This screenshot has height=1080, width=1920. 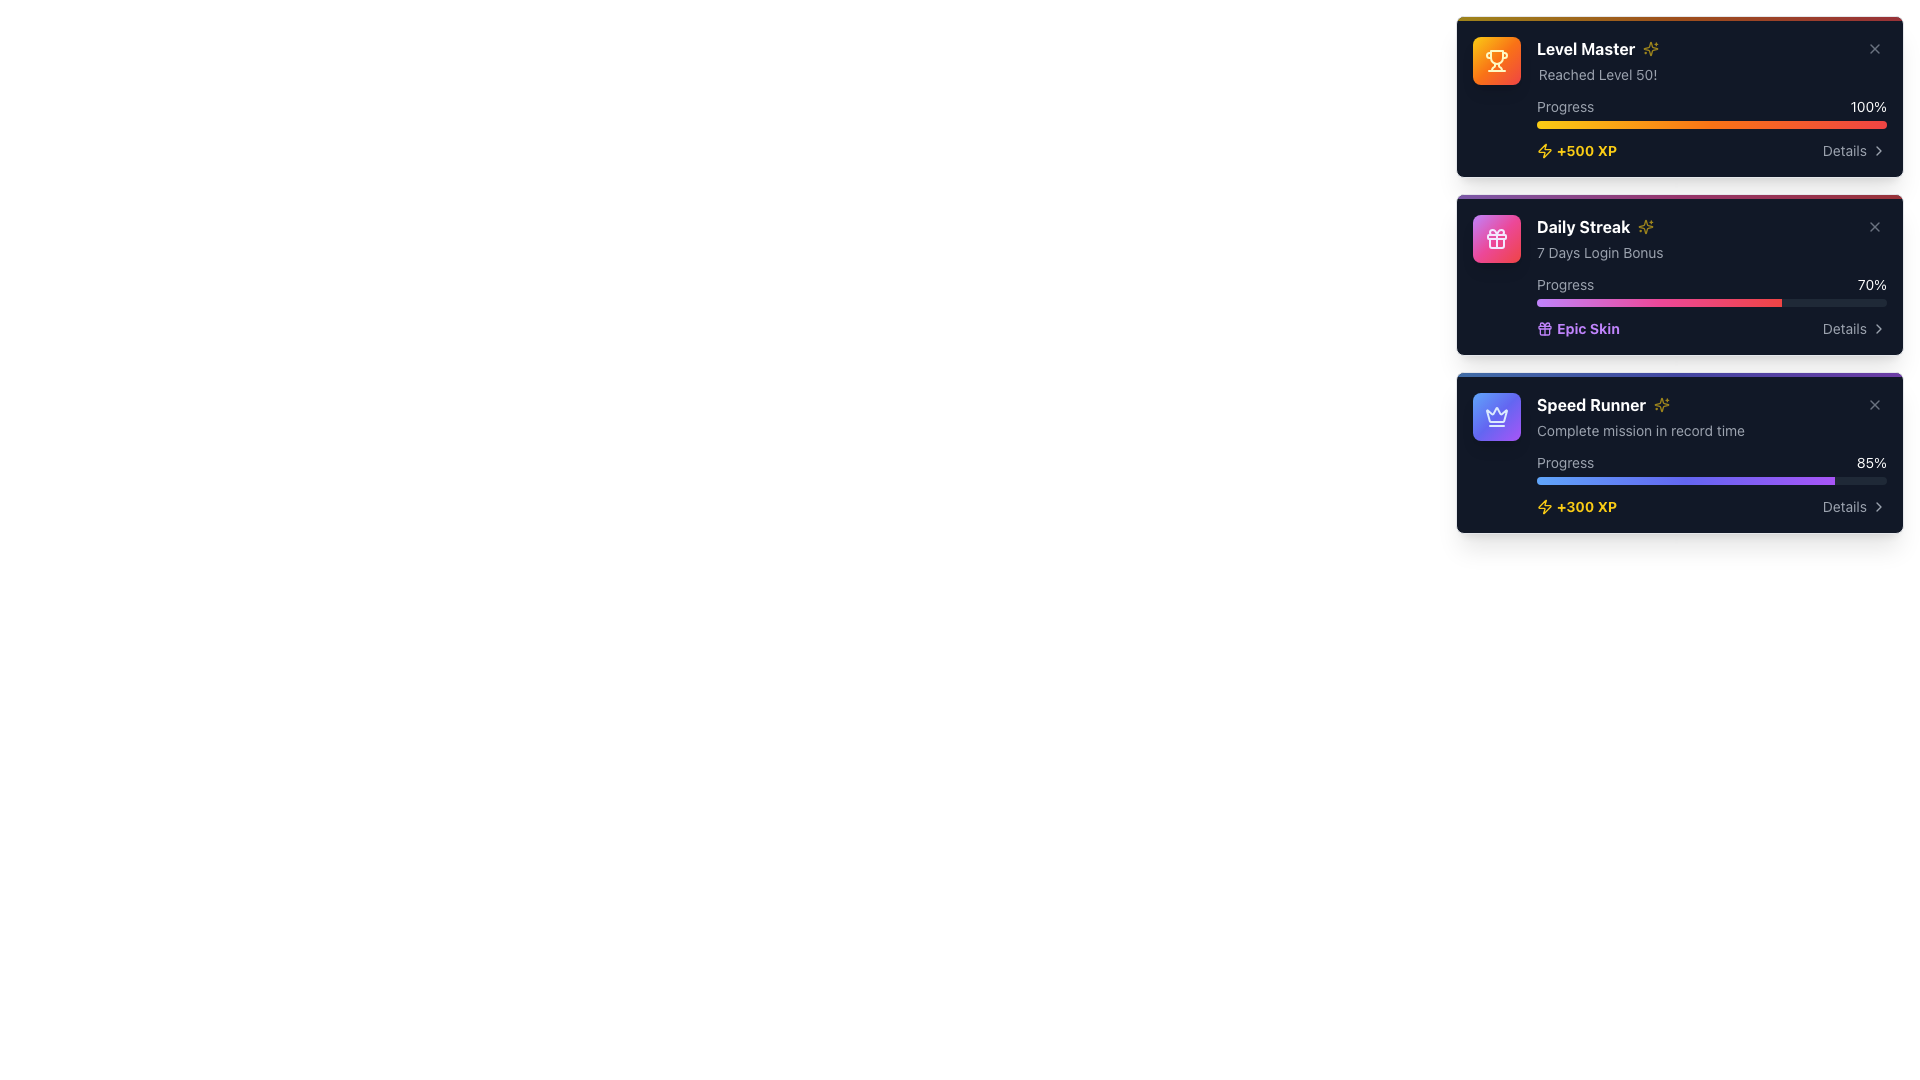 I want to click on the static information text that indicates a 7-day login bonus, which is the second item in the vertical list between 'Level Master' and 'Speed Runner', so click(x=1600, y=238).